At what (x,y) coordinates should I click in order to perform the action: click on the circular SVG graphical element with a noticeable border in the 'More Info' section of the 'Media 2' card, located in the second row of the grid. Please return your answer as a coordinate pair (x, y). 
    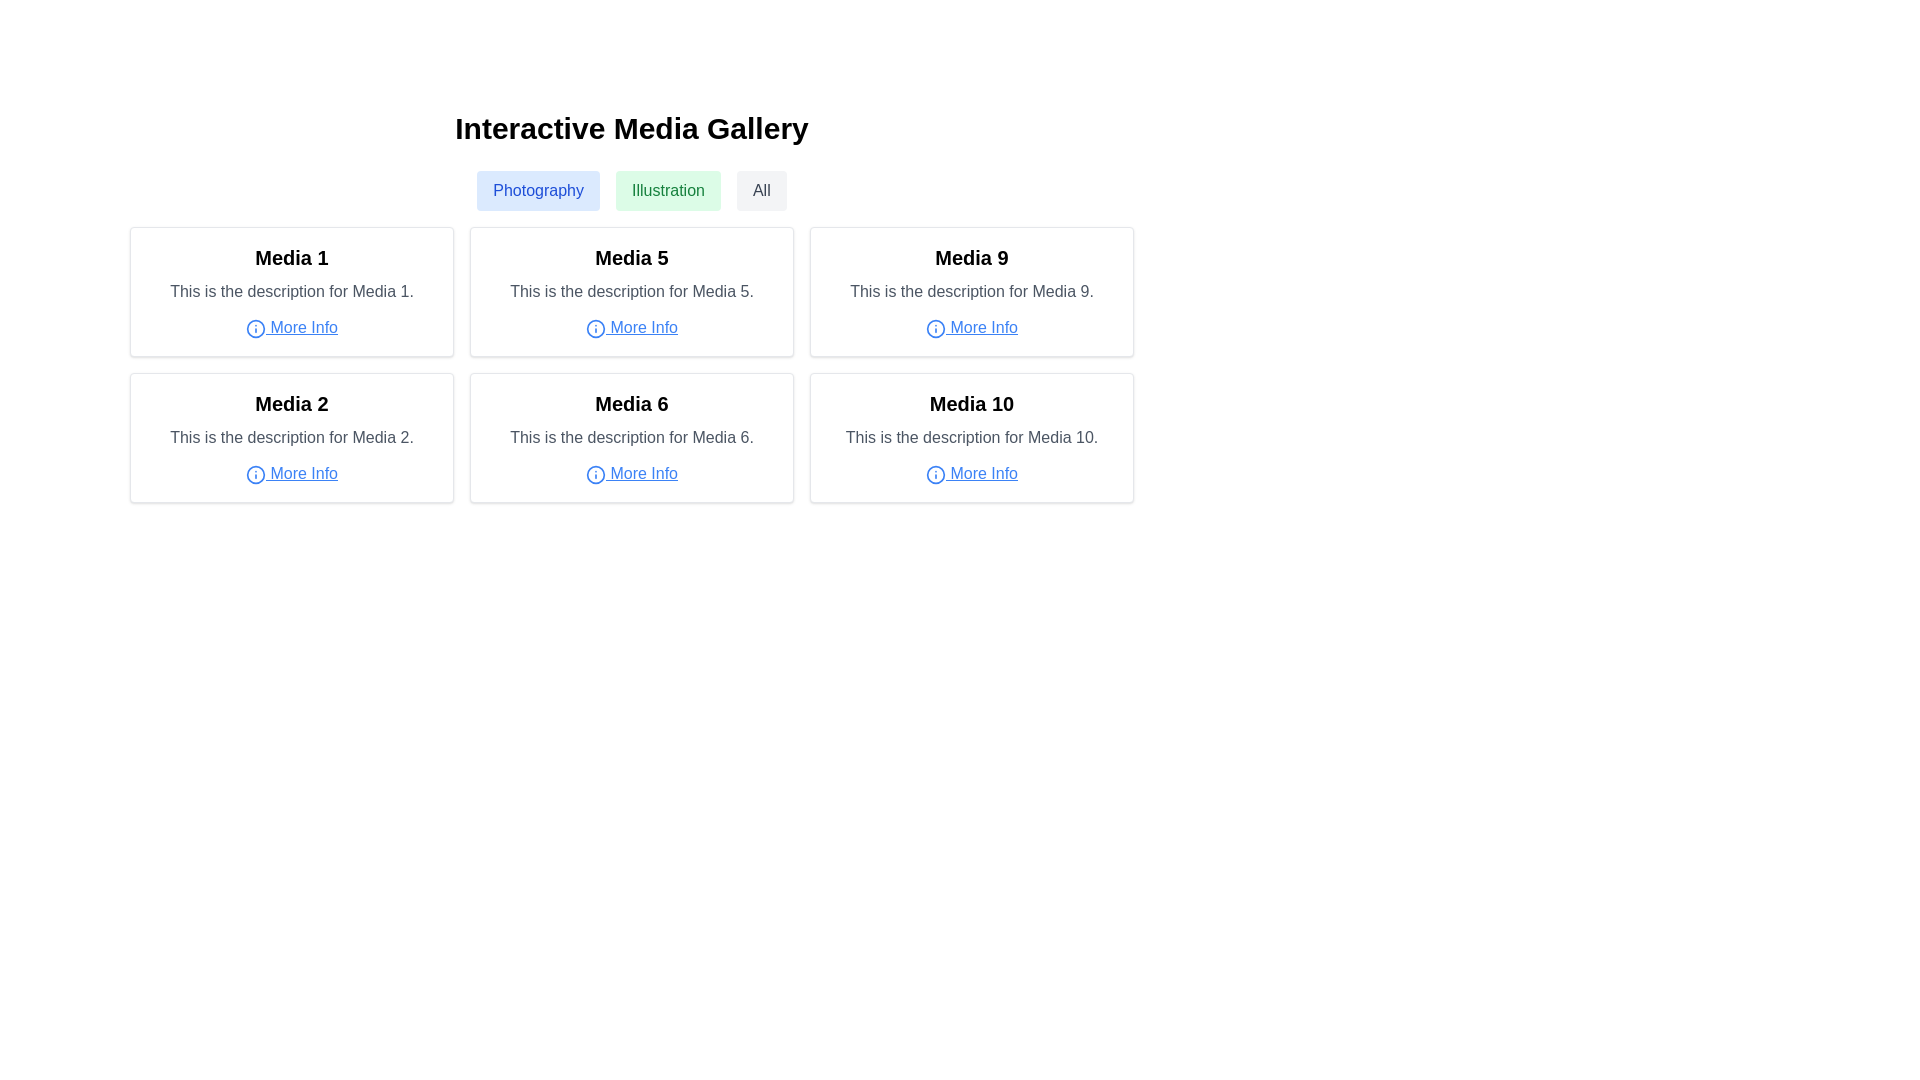
    Looking at the image, I should click on (254, 474).